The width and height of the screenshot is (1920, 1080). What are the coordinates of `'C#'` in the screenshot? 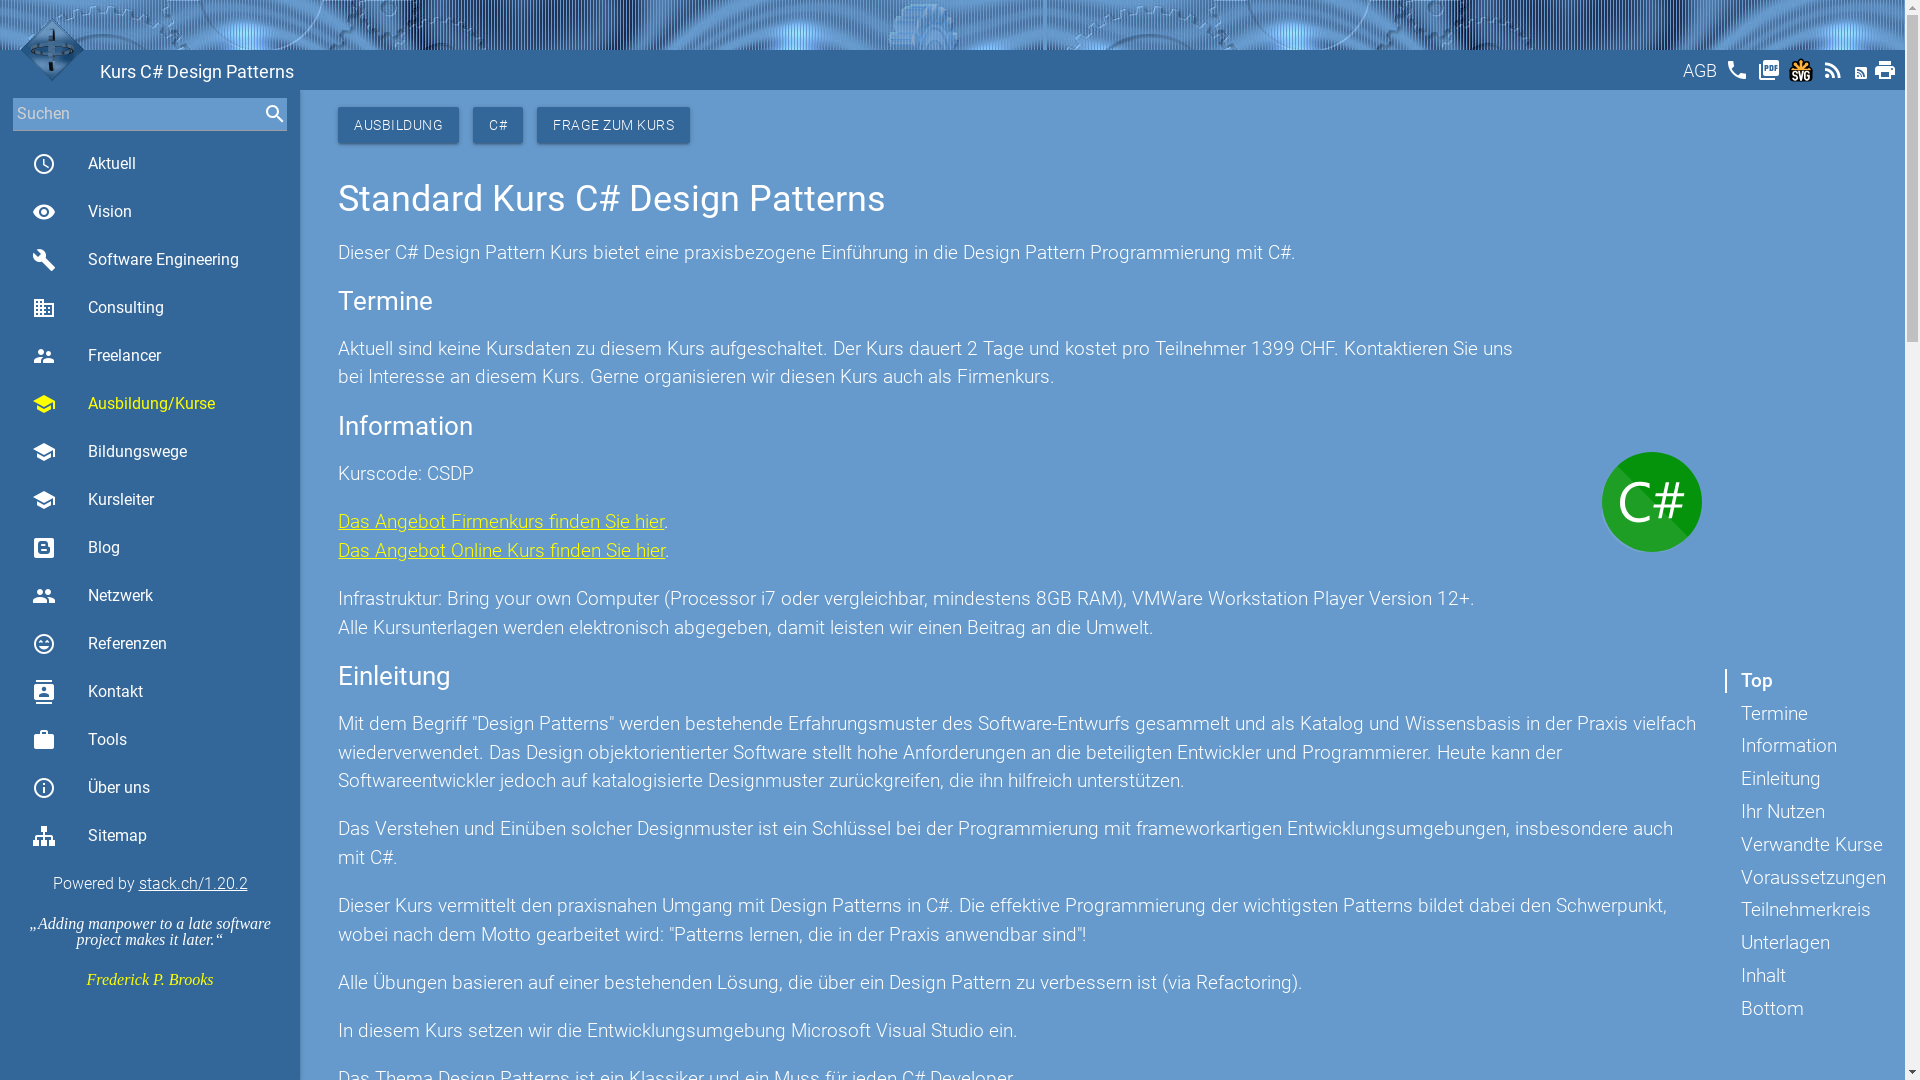 It's located at (498, 124).